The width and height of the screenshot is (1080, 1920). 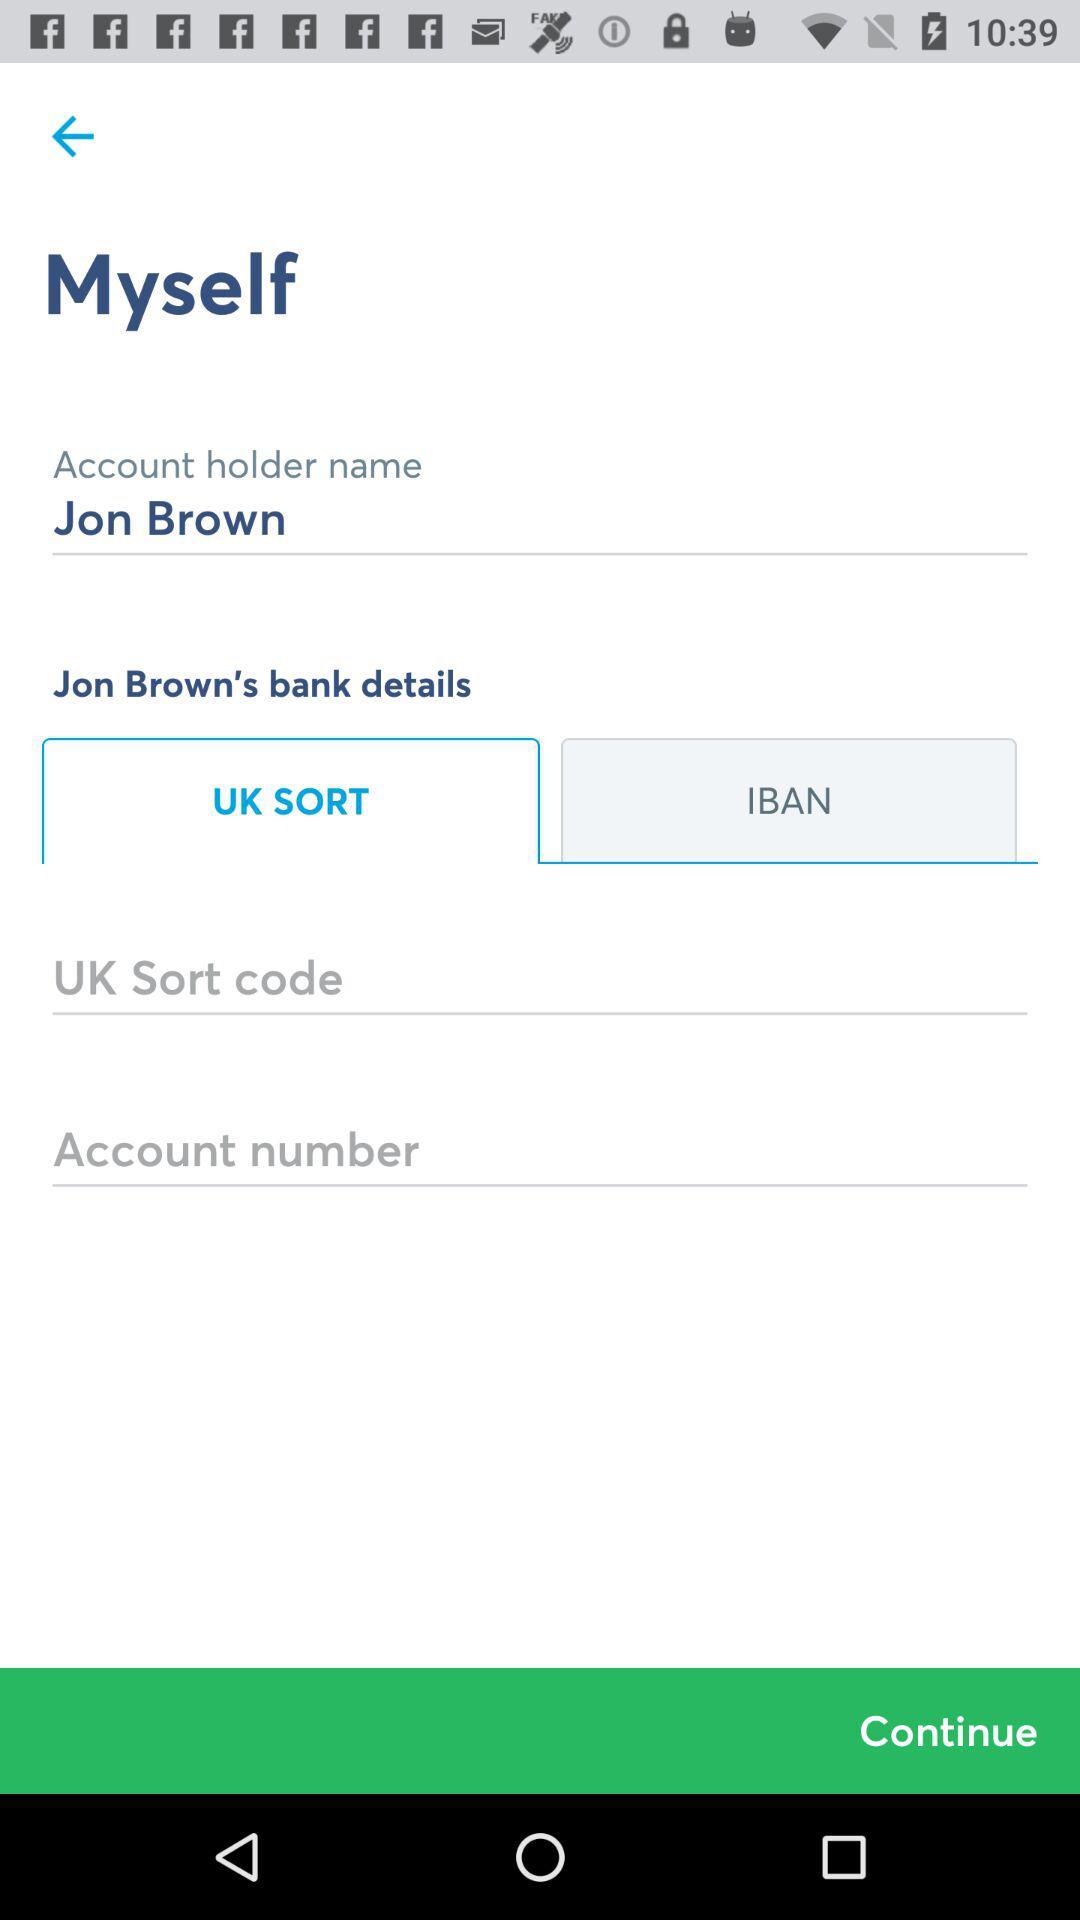 What do you see at coordinates (290, 801) in the screenshot?
I see `uk sort item` at bounding box center [290, 801].